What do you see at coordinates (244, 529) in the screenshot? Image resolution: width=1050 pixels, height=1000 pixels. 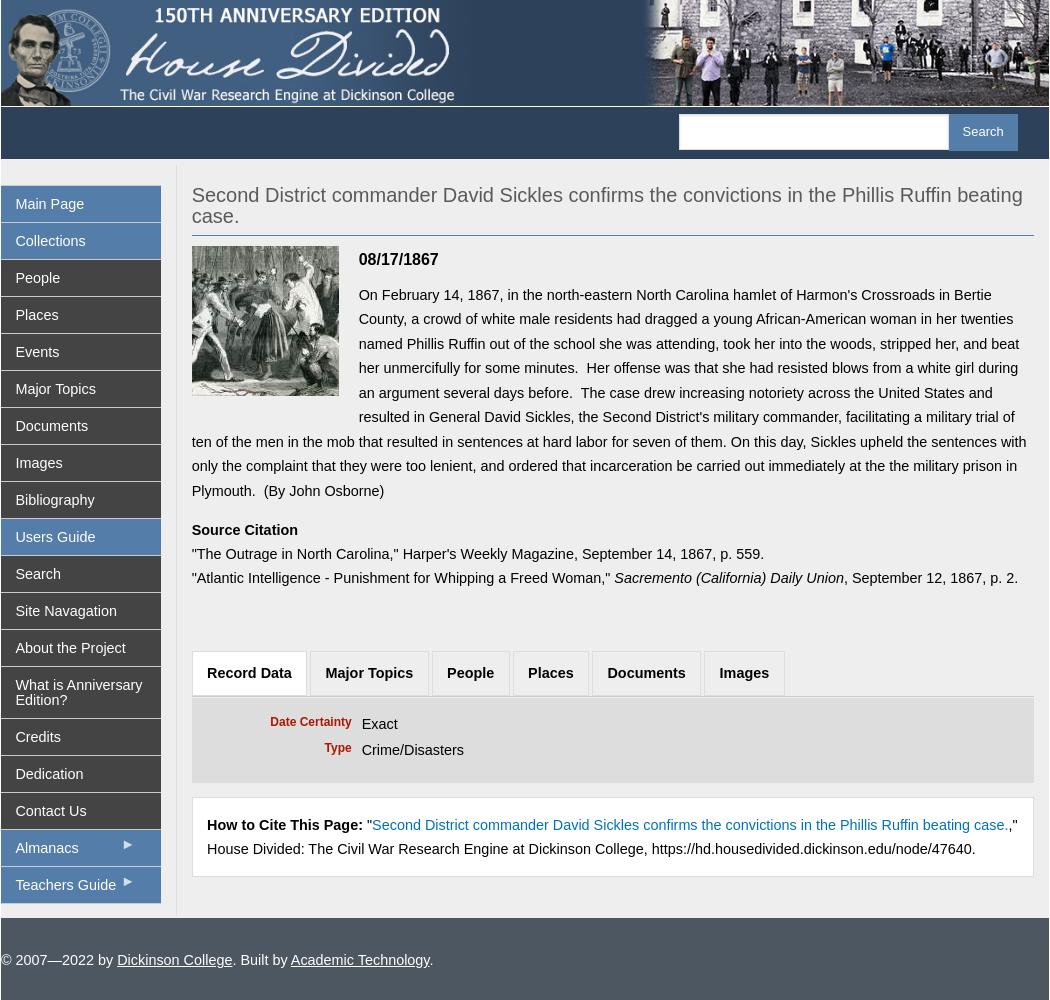 I see `'Source Citation'` at bounding box center [244, 529].